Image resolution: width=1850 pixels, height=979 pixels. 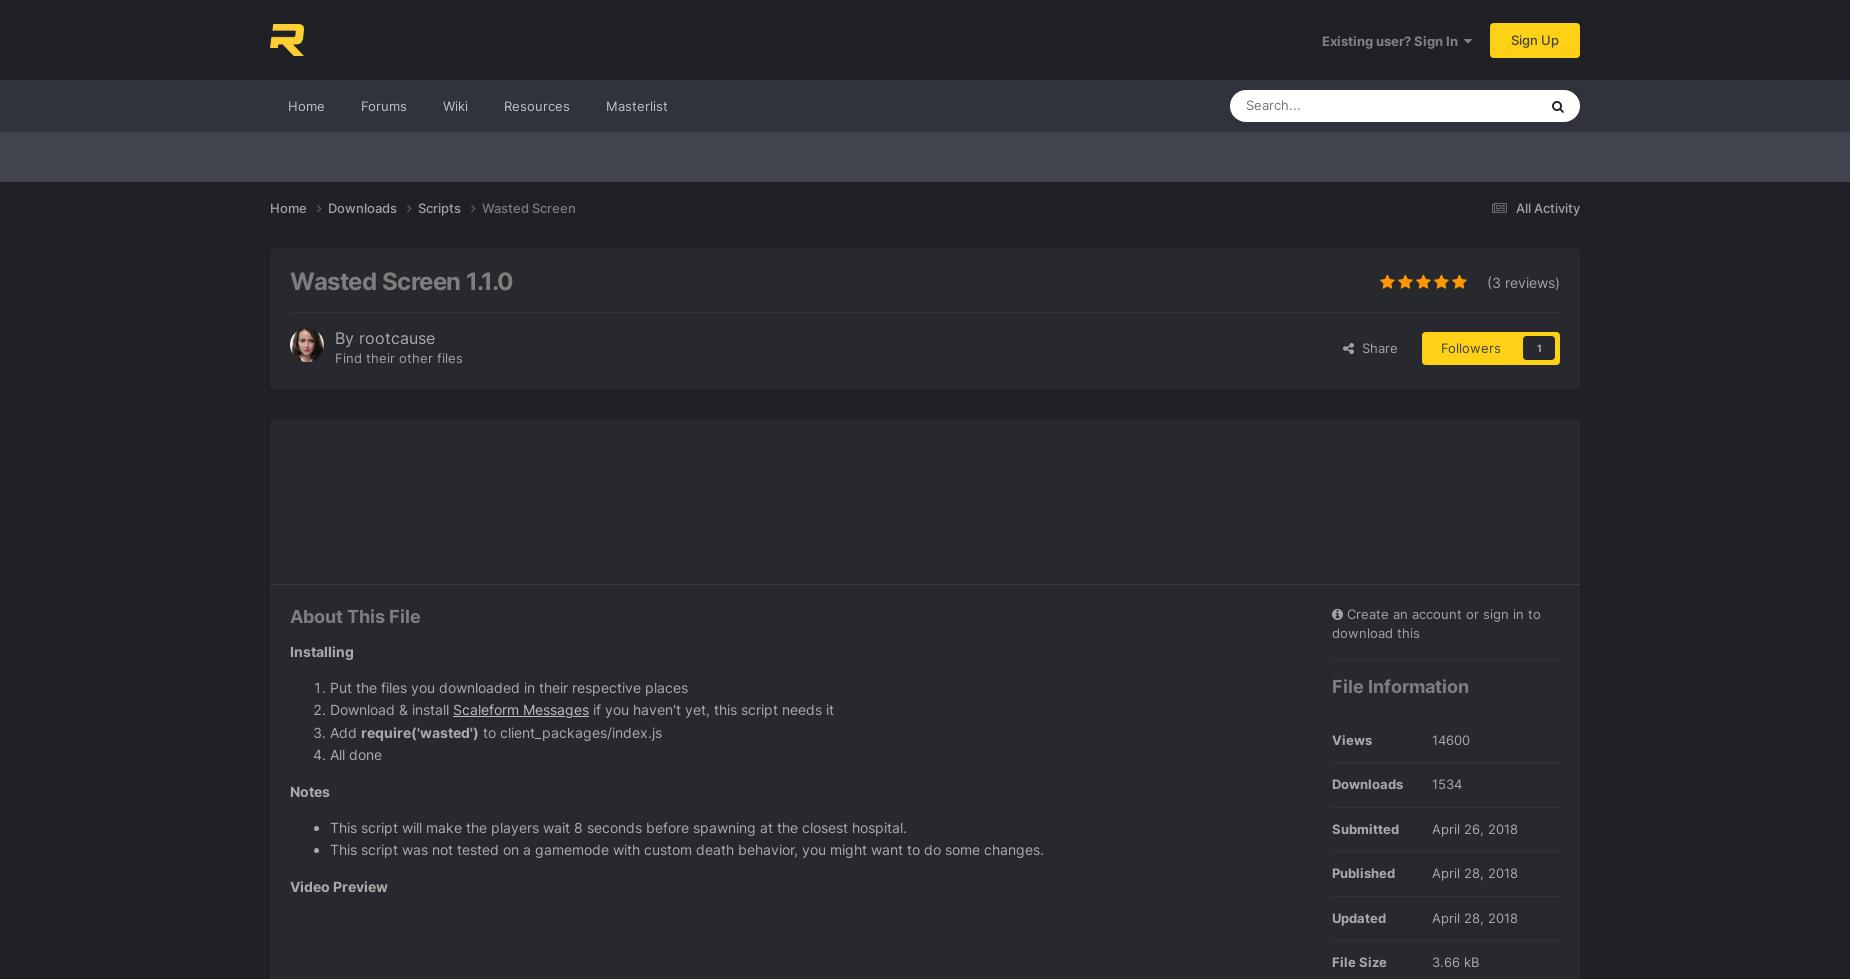 What do you see at coordinates (1393, 40) in the screenshot?
I see `'Existing user? Sign In'` at bounding box center [1393, 40].